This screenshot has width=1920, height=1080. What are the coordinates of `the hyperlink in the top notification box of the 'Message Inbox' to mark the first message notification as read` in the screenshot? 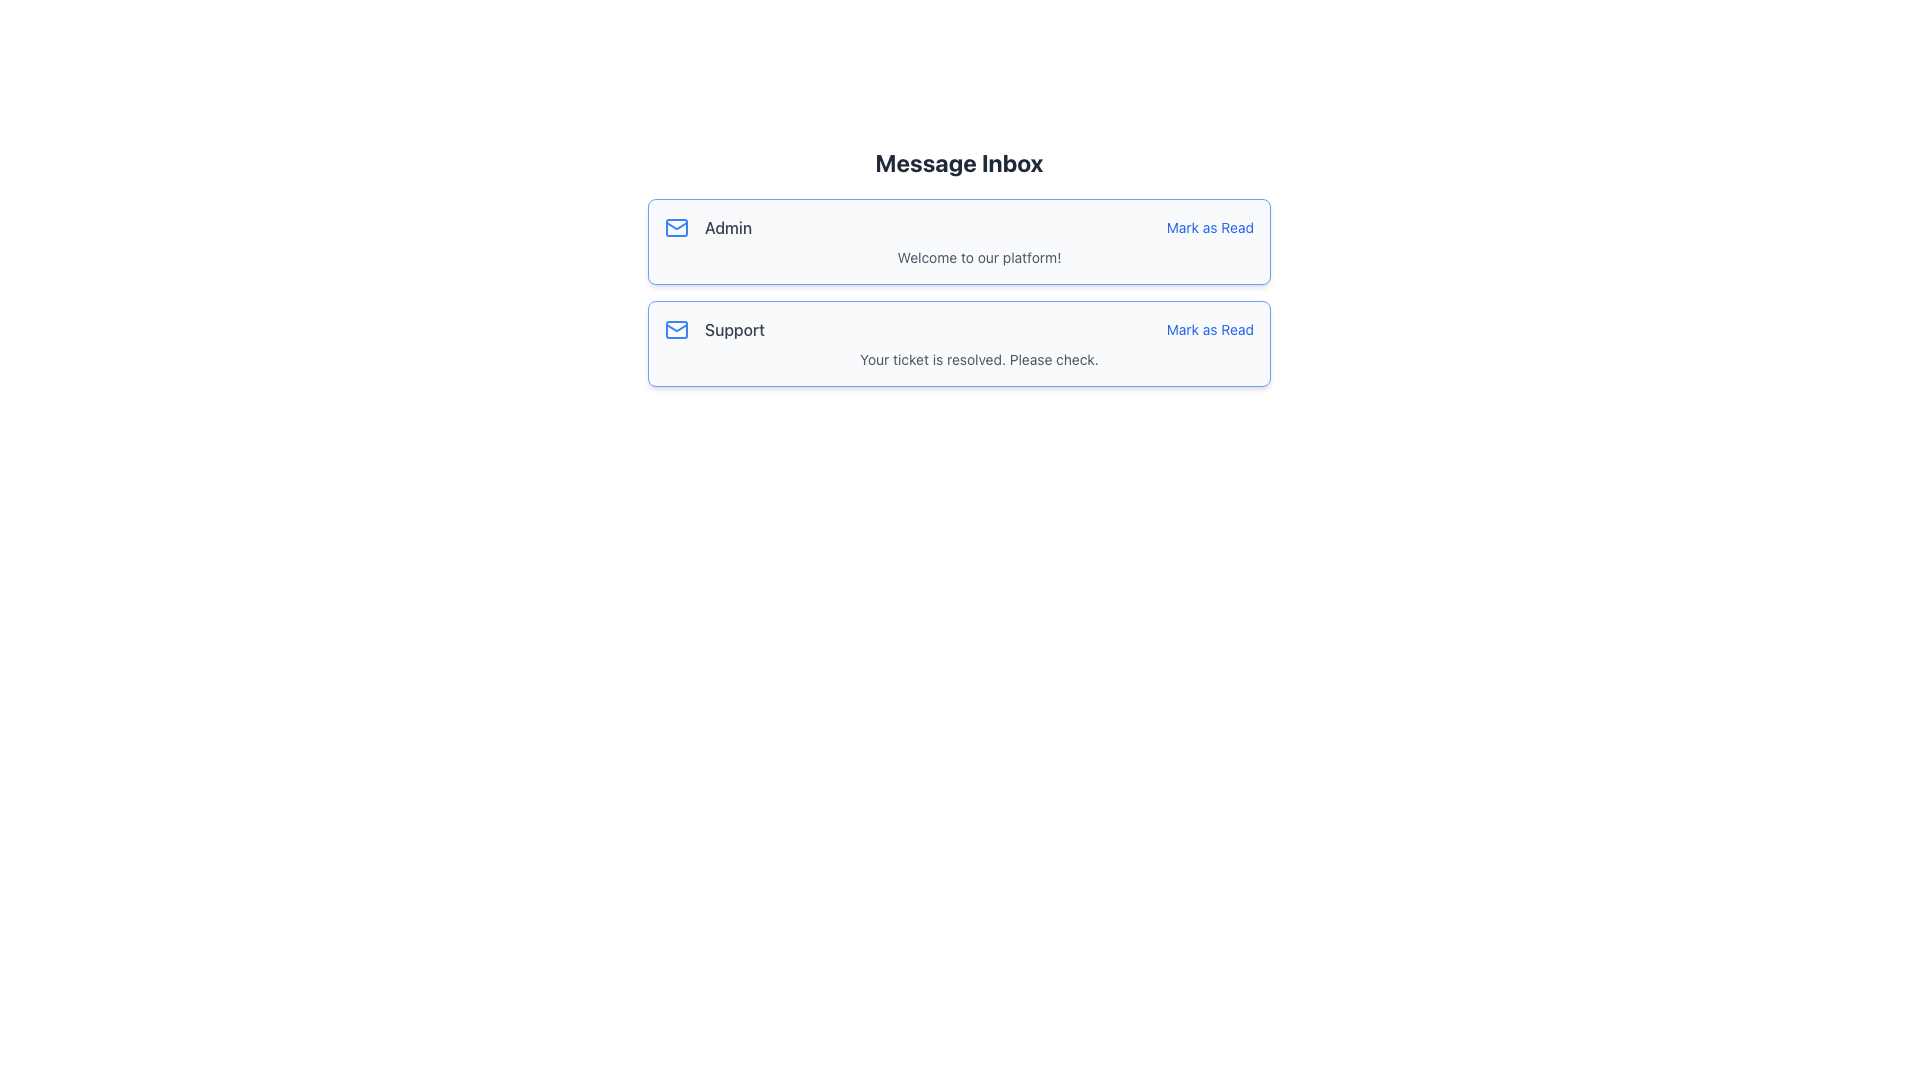 It's located at (1208, 226).